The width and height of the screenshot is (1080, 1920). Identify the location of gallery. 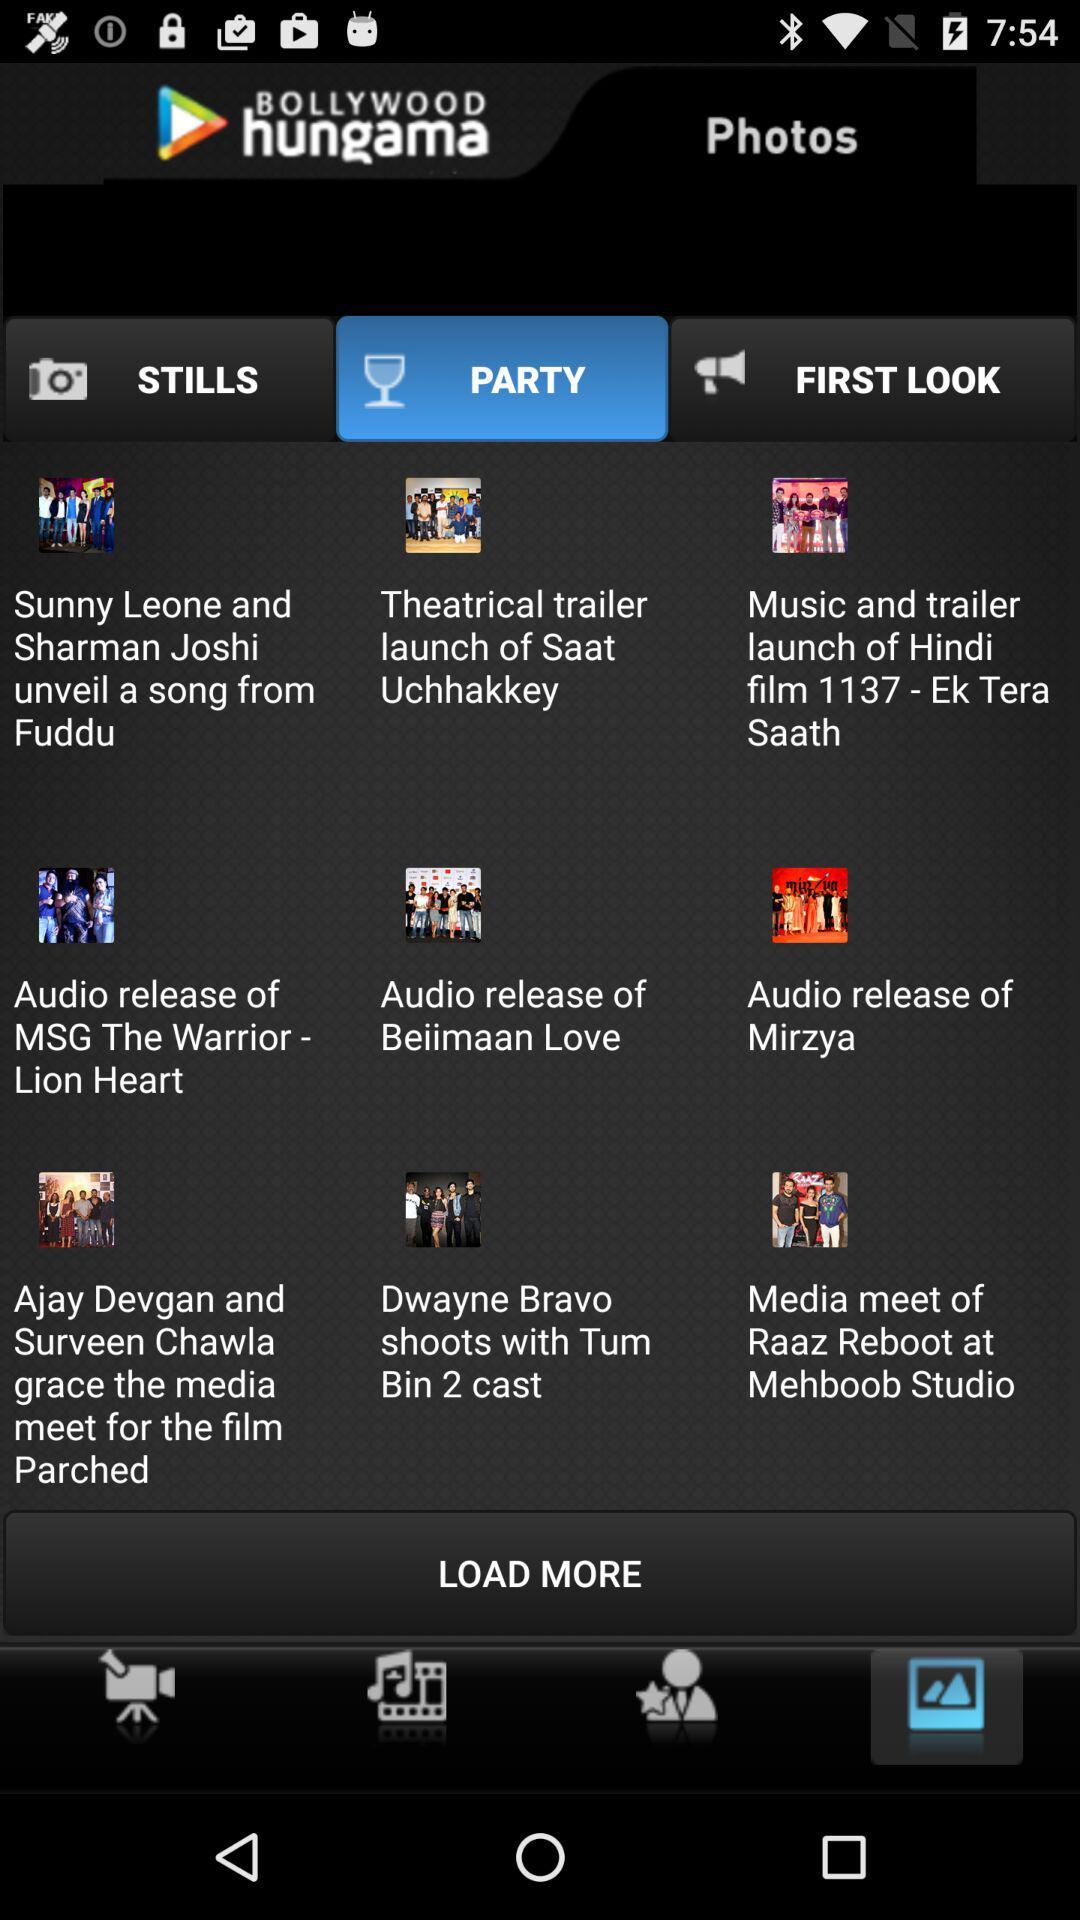
(945, 1706).